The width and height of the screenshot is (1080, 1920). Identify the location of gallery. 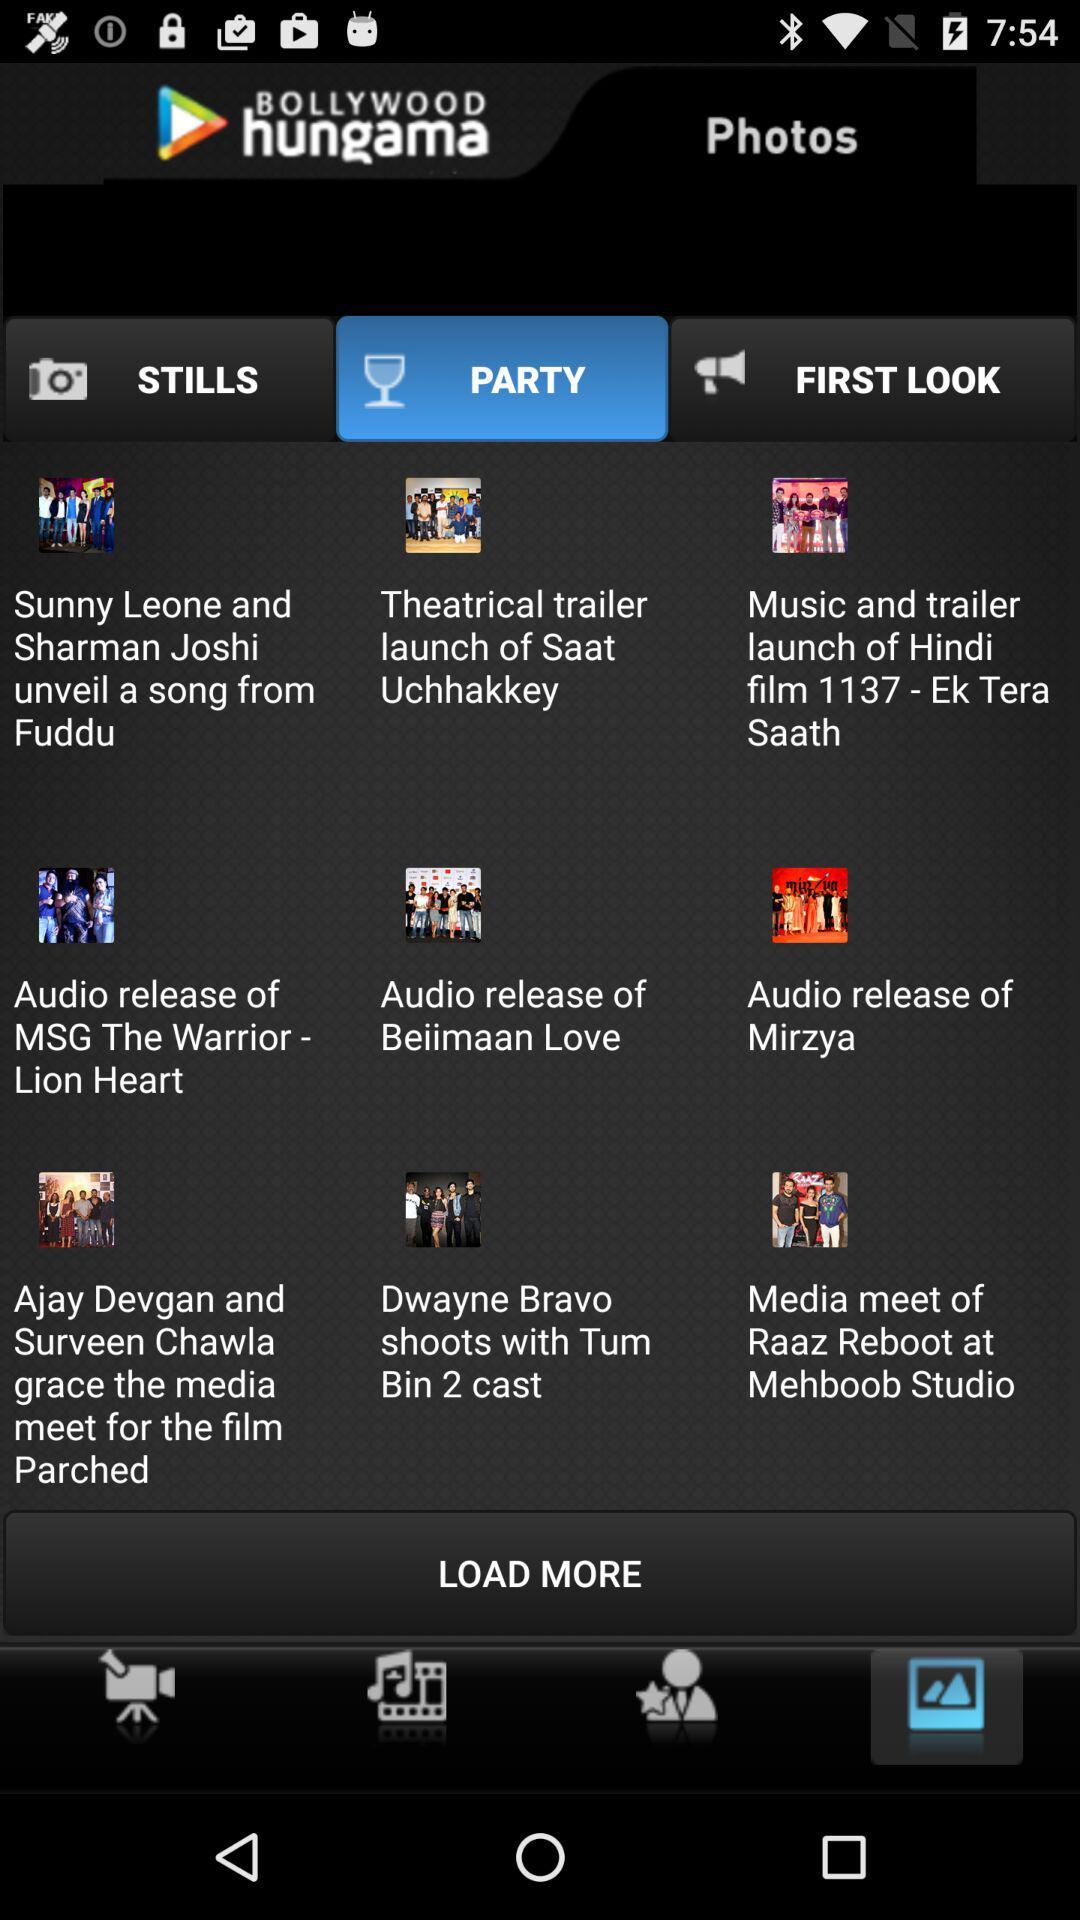
(945, 1706).